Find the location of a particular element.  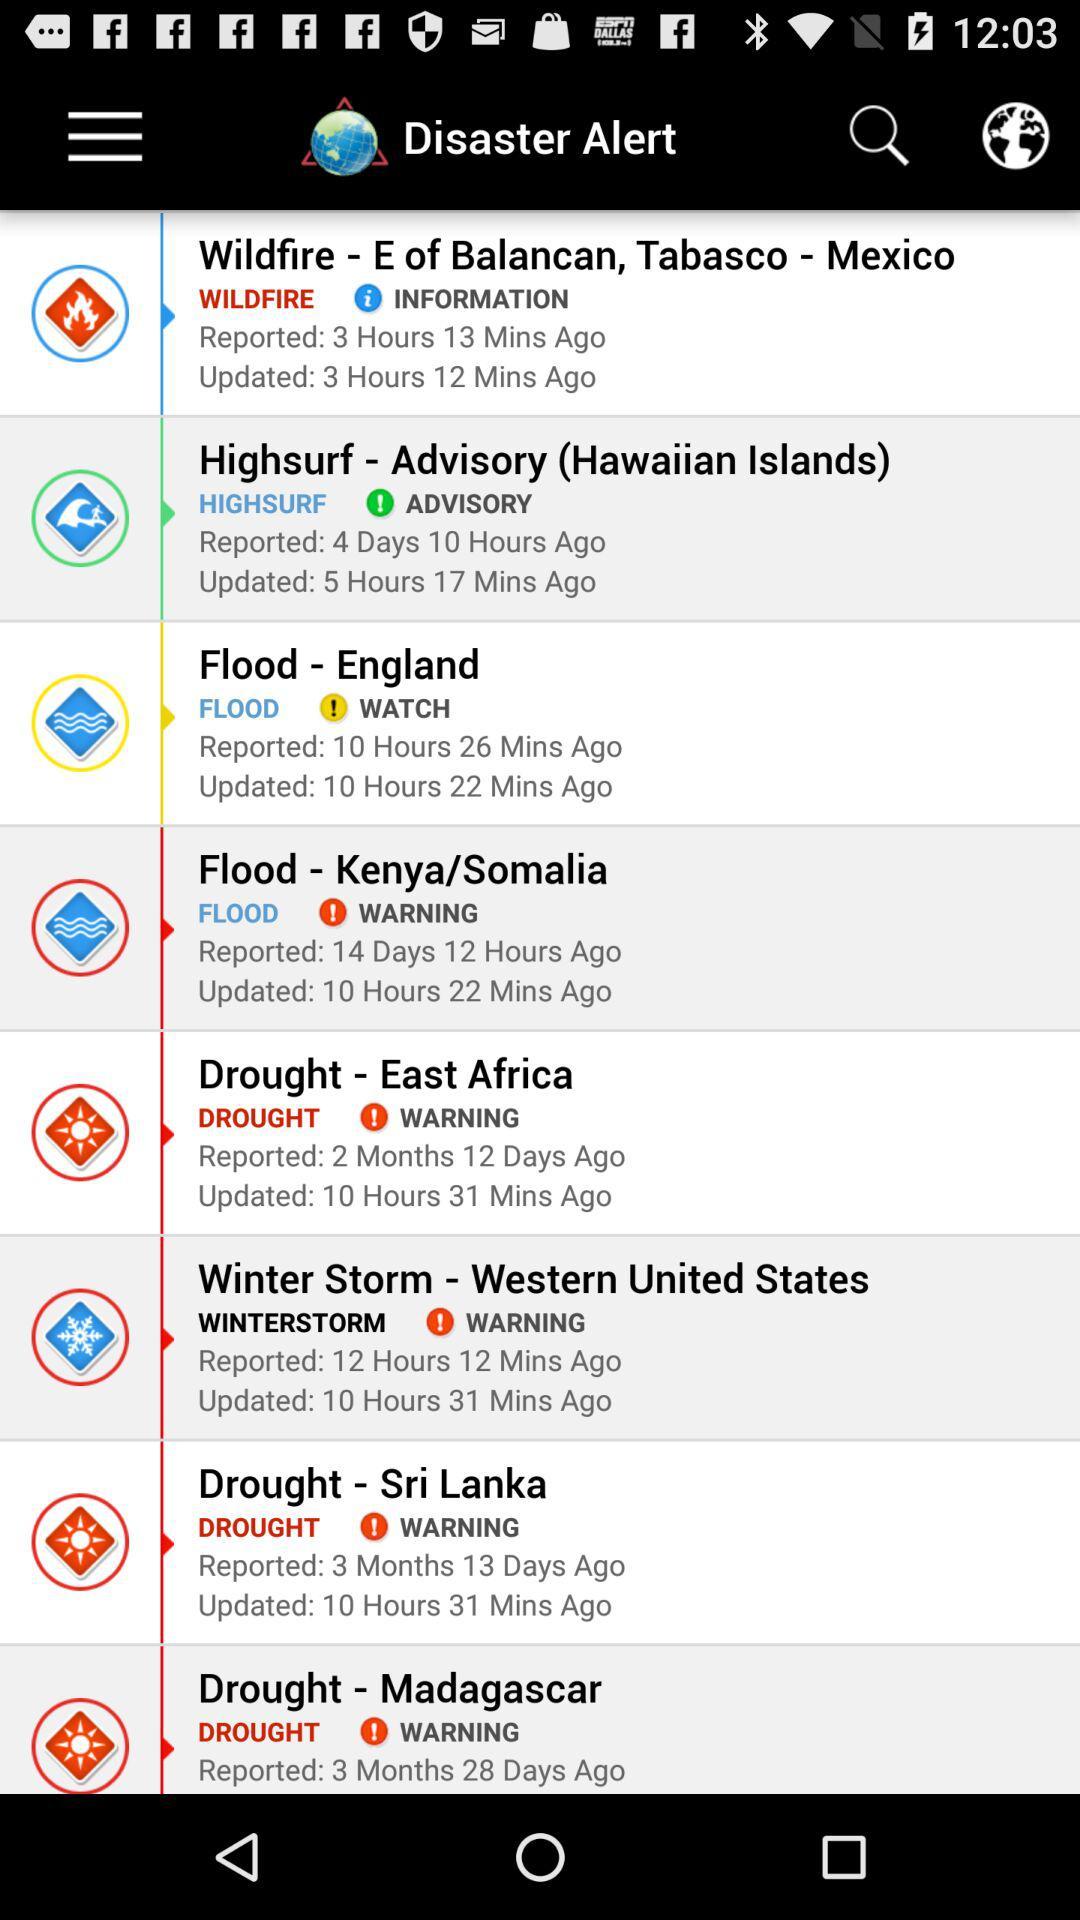

the app menu is located at coordinates (105, 135).